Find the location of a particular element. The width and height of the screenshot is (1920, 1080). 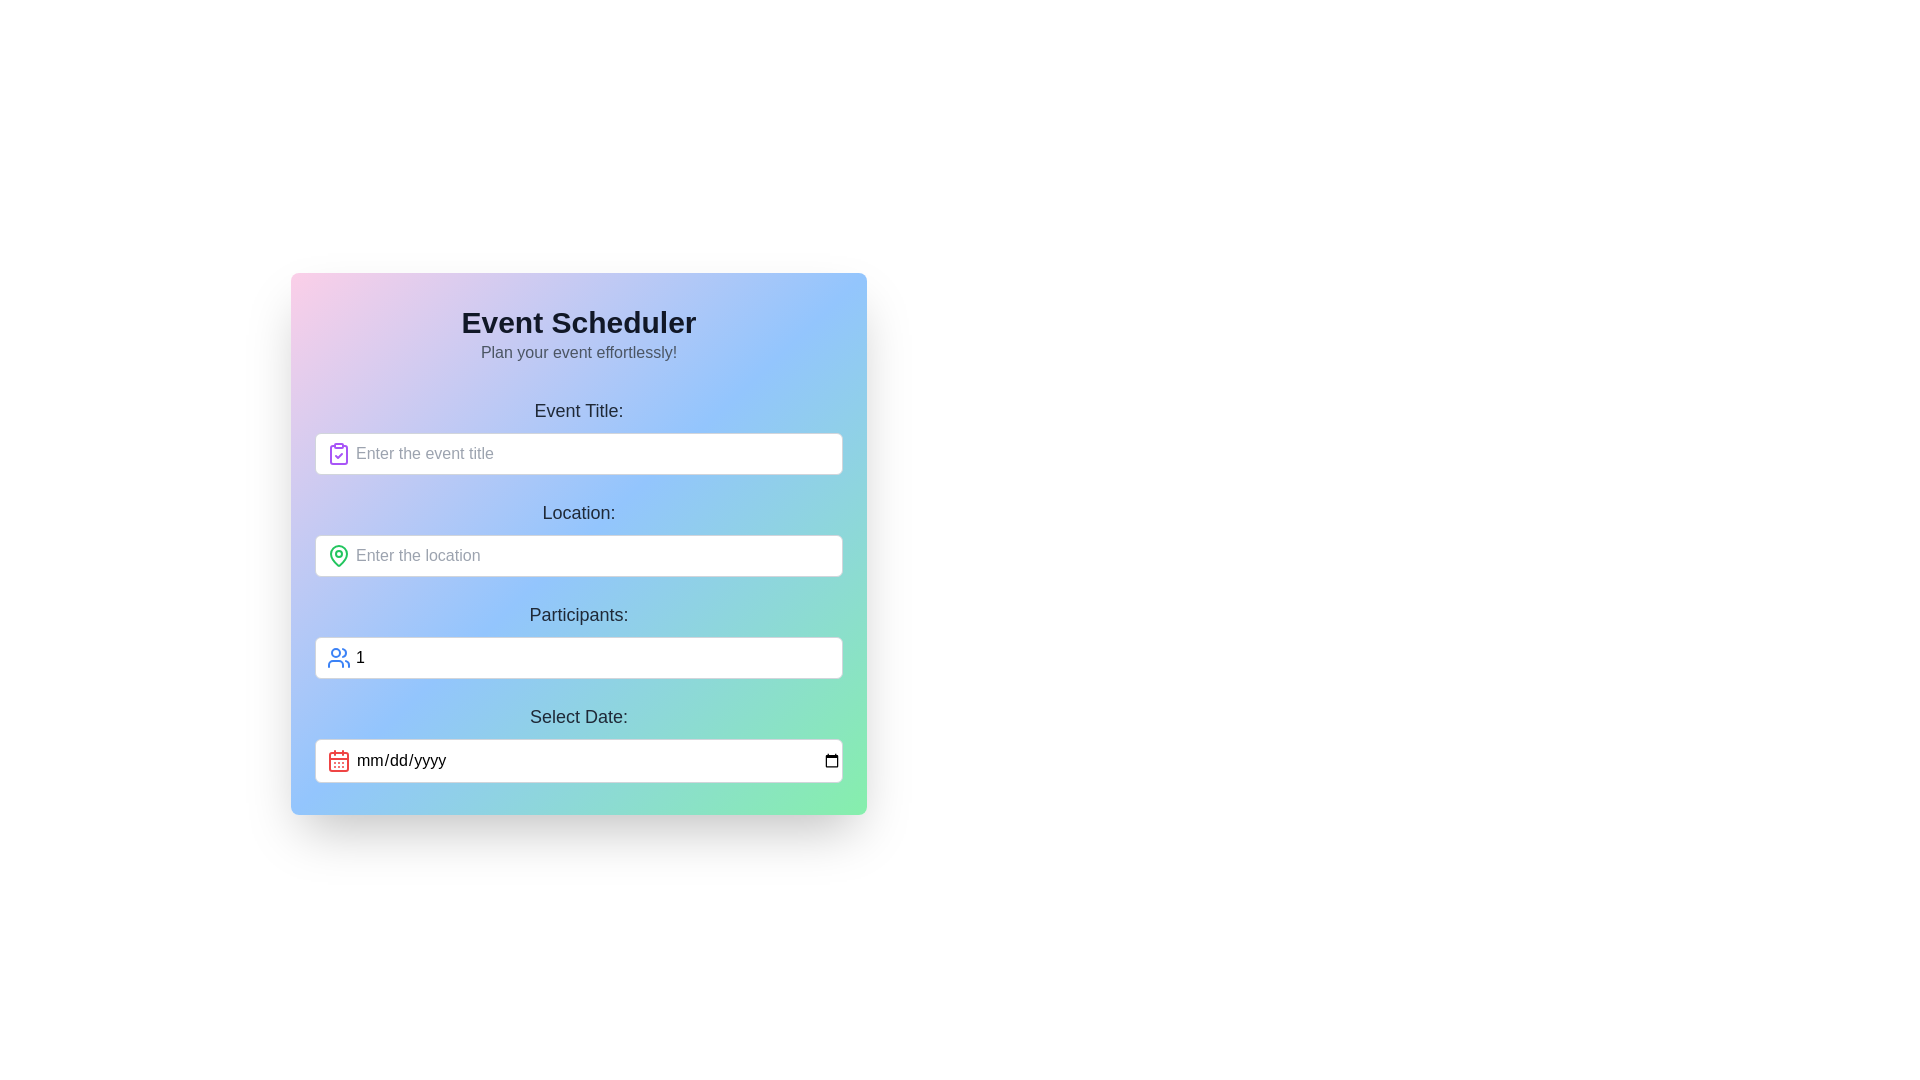

the Text label that indicates the purpose of the adjacent input field for entering the event's location, which is centrally aligned within the form layout below the 'Event Title' label is located at coordinates (578, 512).